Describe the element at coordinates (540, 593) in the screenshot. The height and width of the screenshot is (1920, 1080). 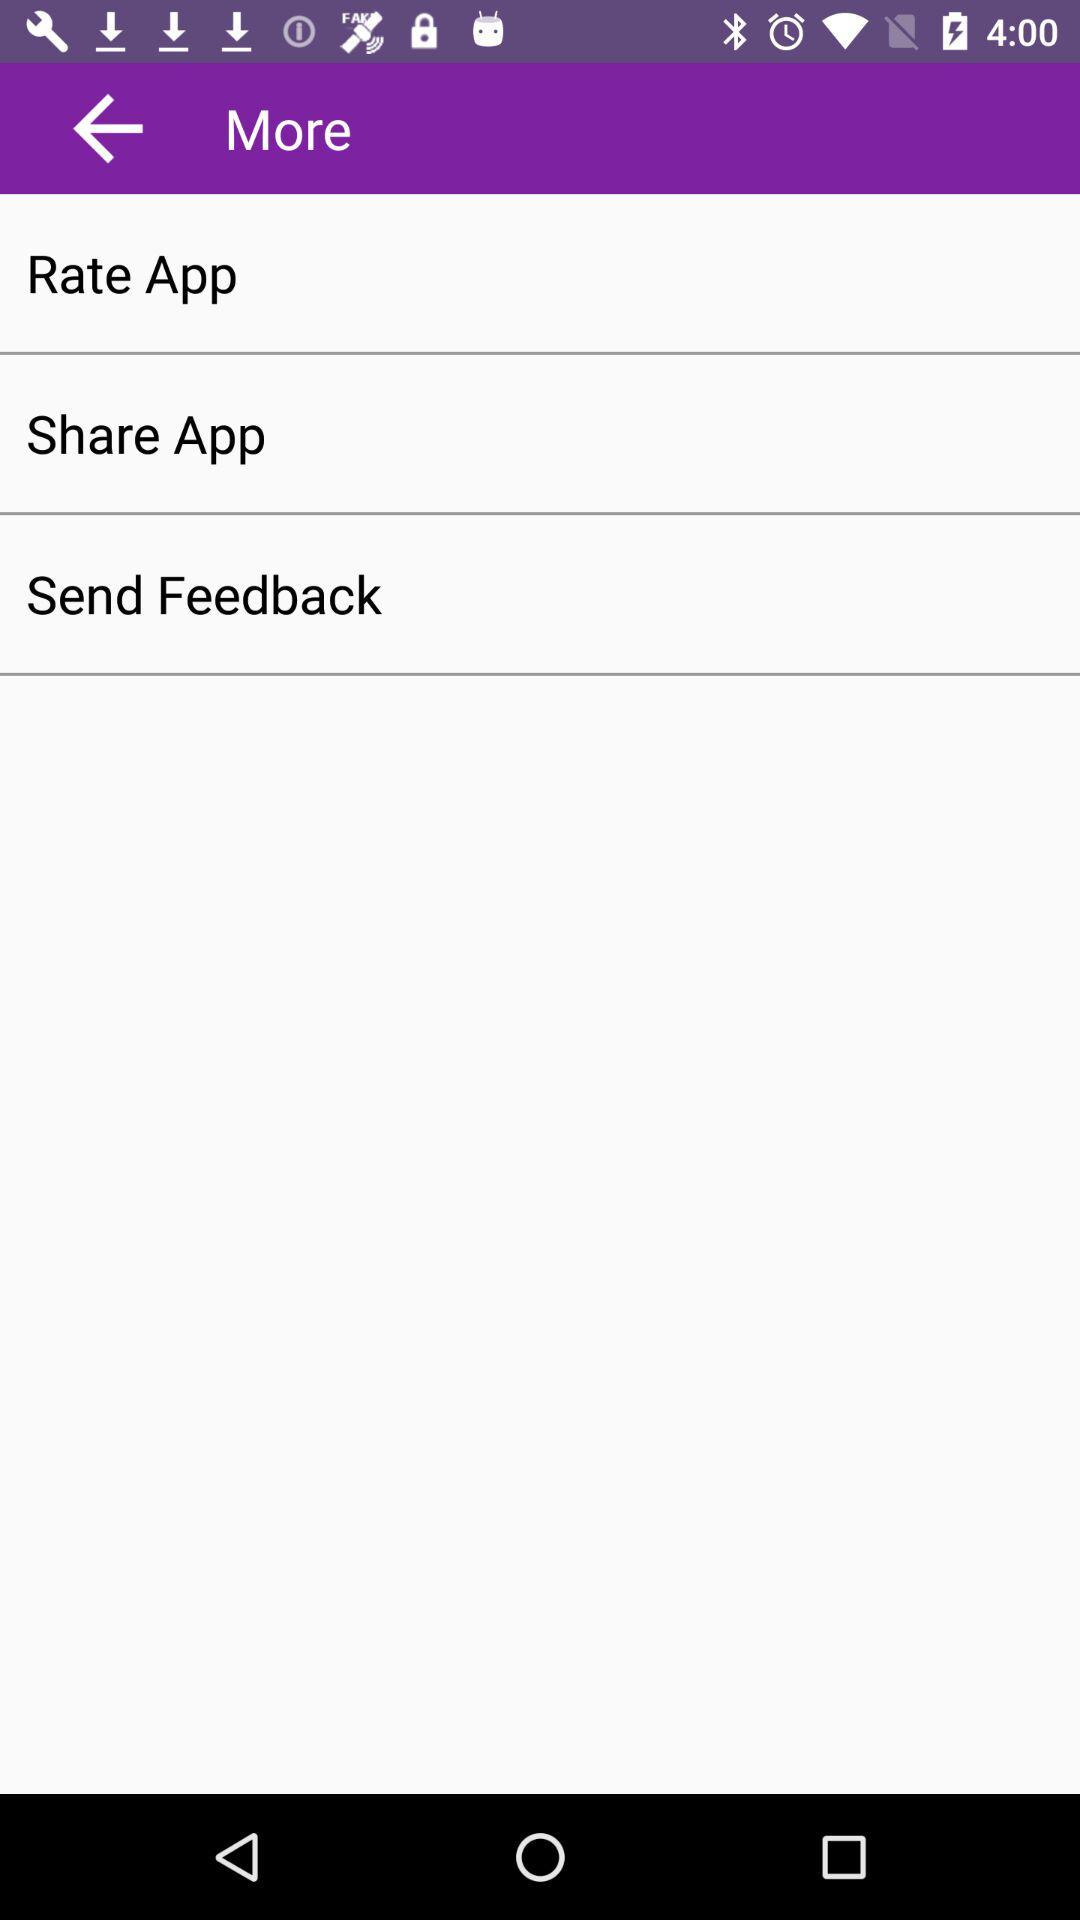
I see `the send feedback item` at that location.